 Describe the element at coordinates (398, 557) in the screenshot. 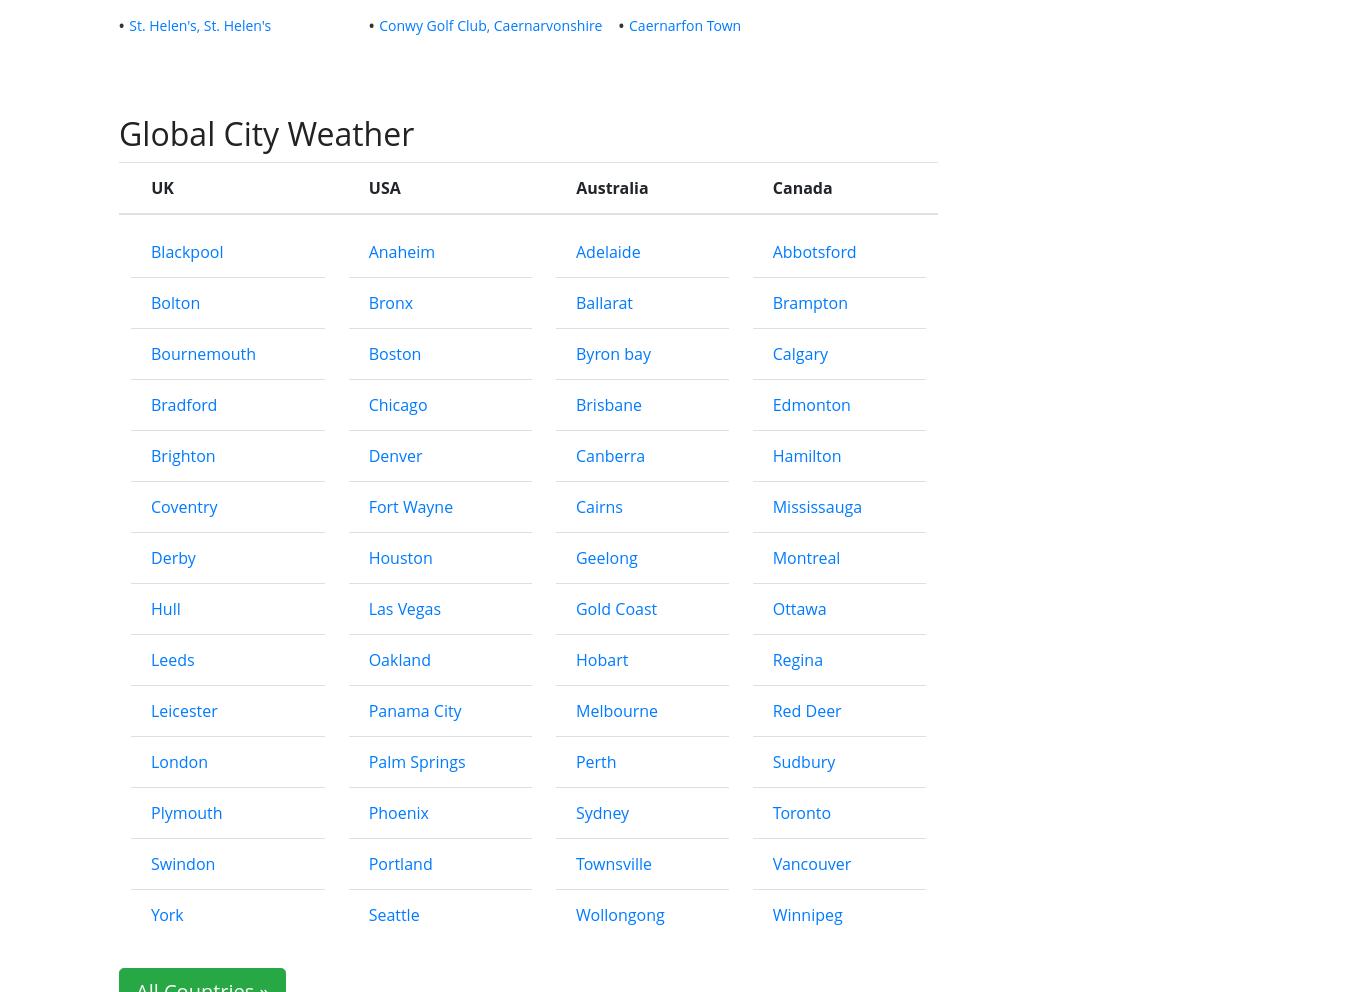

I see `'Houston'` at that location.